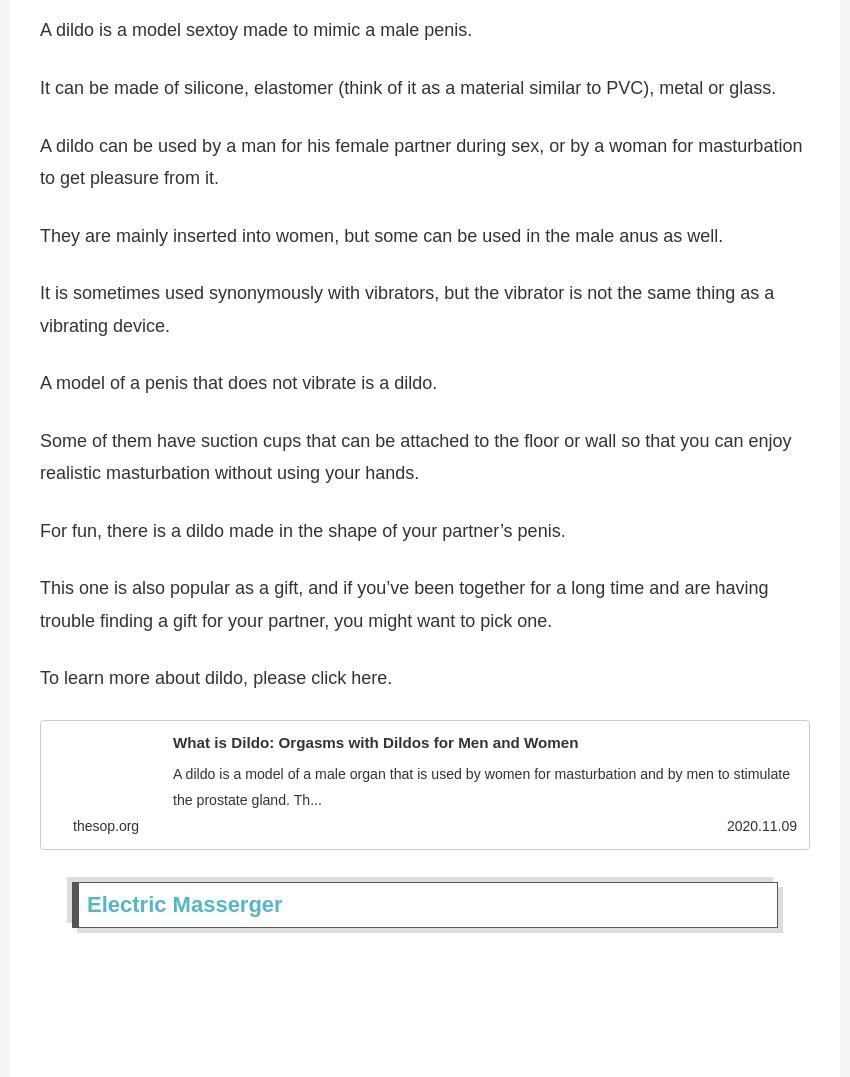  Describe the element at coordinates (374, 748) in the screenshot. I see `'What is Dildo: Orgasms with Dildos for Men and Women'` at that location.